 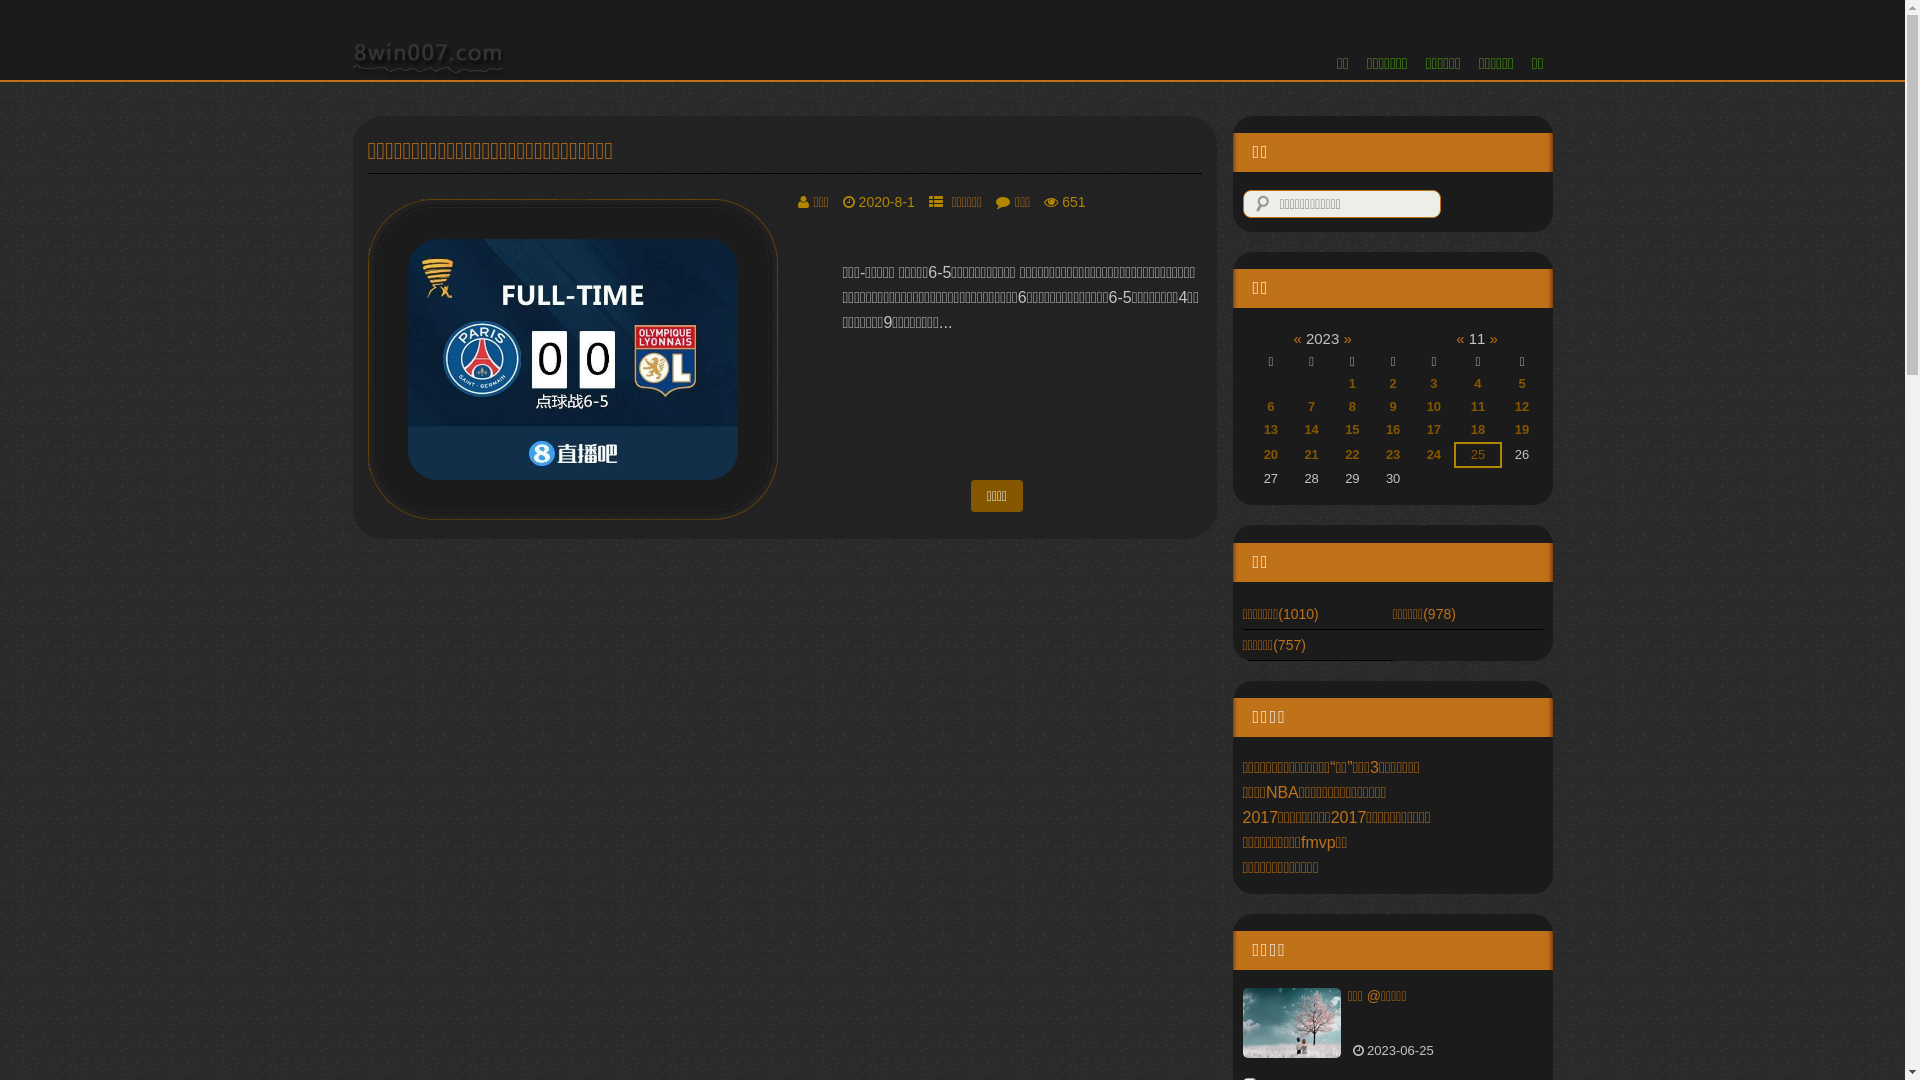 What do you see at coordinates (1478, 405) in the screenshot?
I see `'11'` at bounding box center [1478, 405].